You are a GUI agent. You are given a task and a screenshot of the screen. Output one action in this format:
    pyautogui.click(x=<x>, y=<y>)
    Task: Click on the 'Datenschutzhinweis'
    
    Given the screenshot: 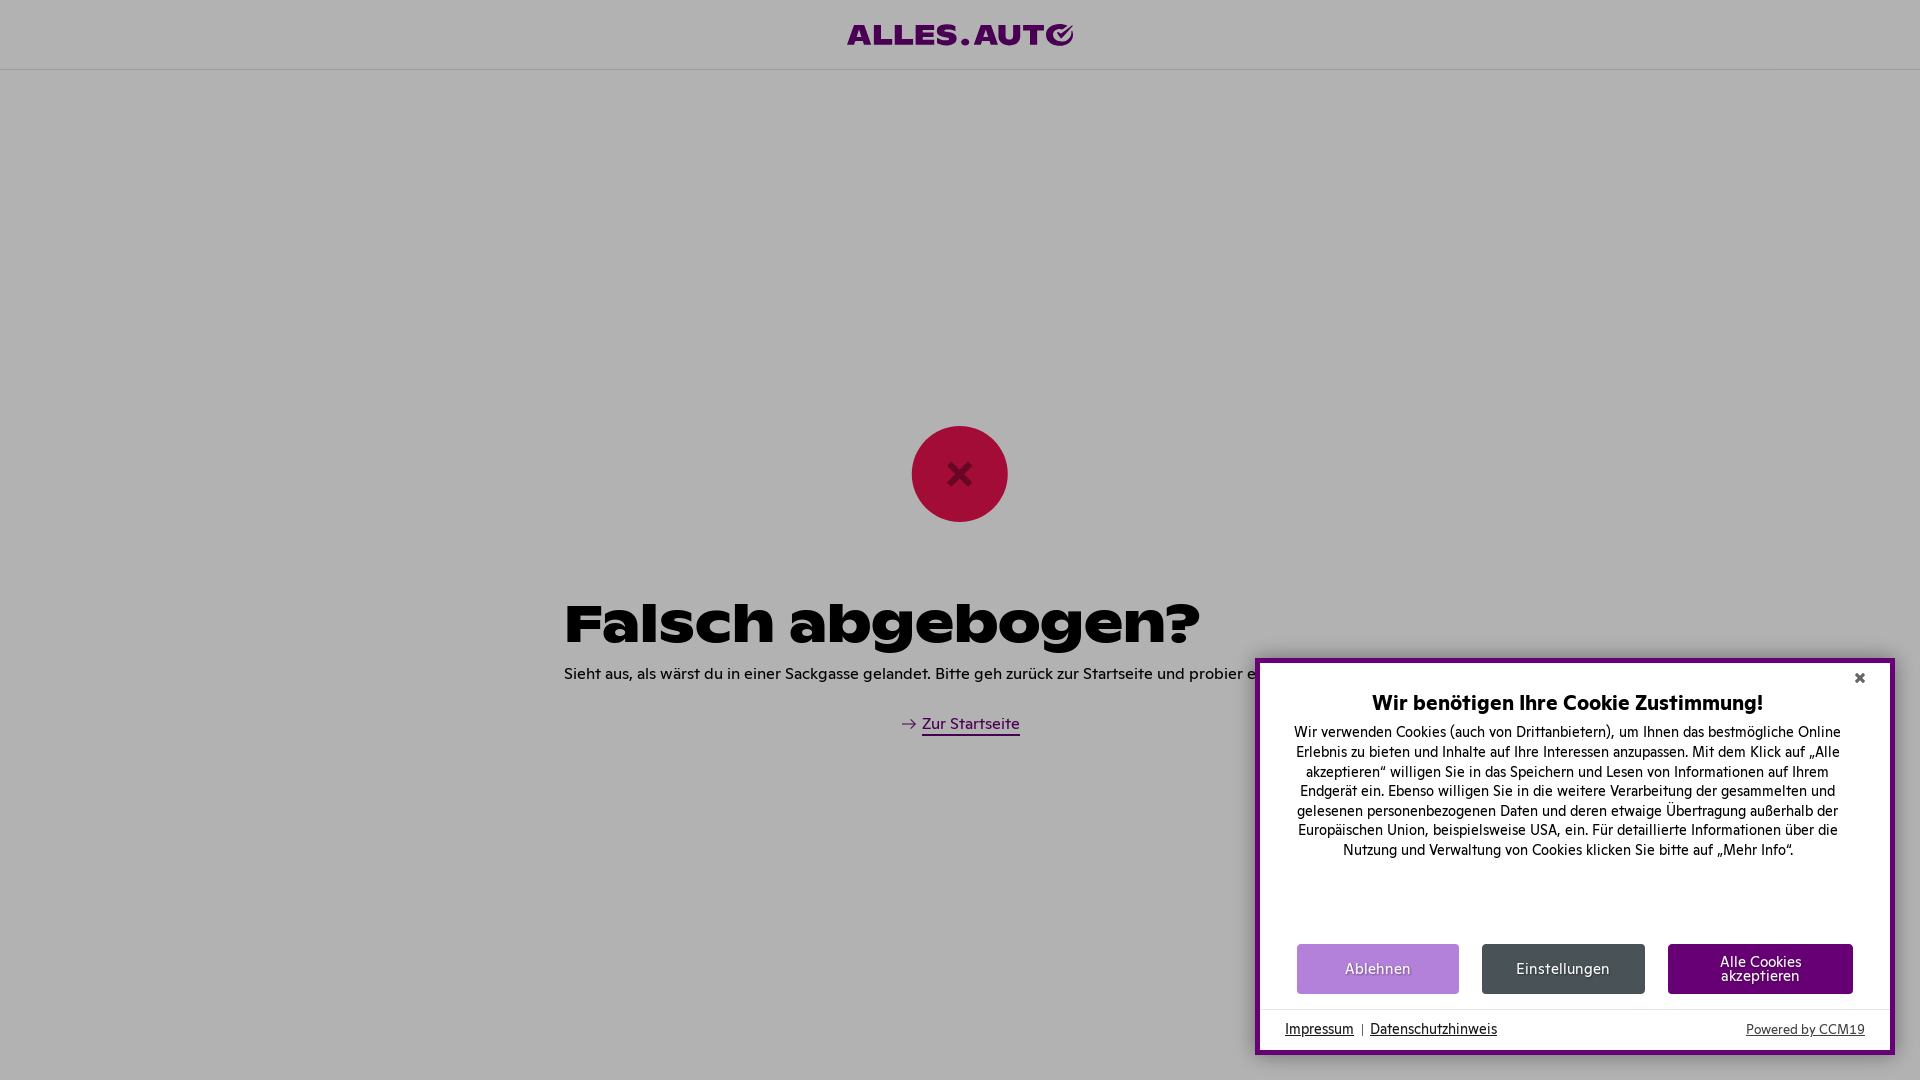 What is the action you would take?
    pyautogui.click(x=1432, y=1029)
    